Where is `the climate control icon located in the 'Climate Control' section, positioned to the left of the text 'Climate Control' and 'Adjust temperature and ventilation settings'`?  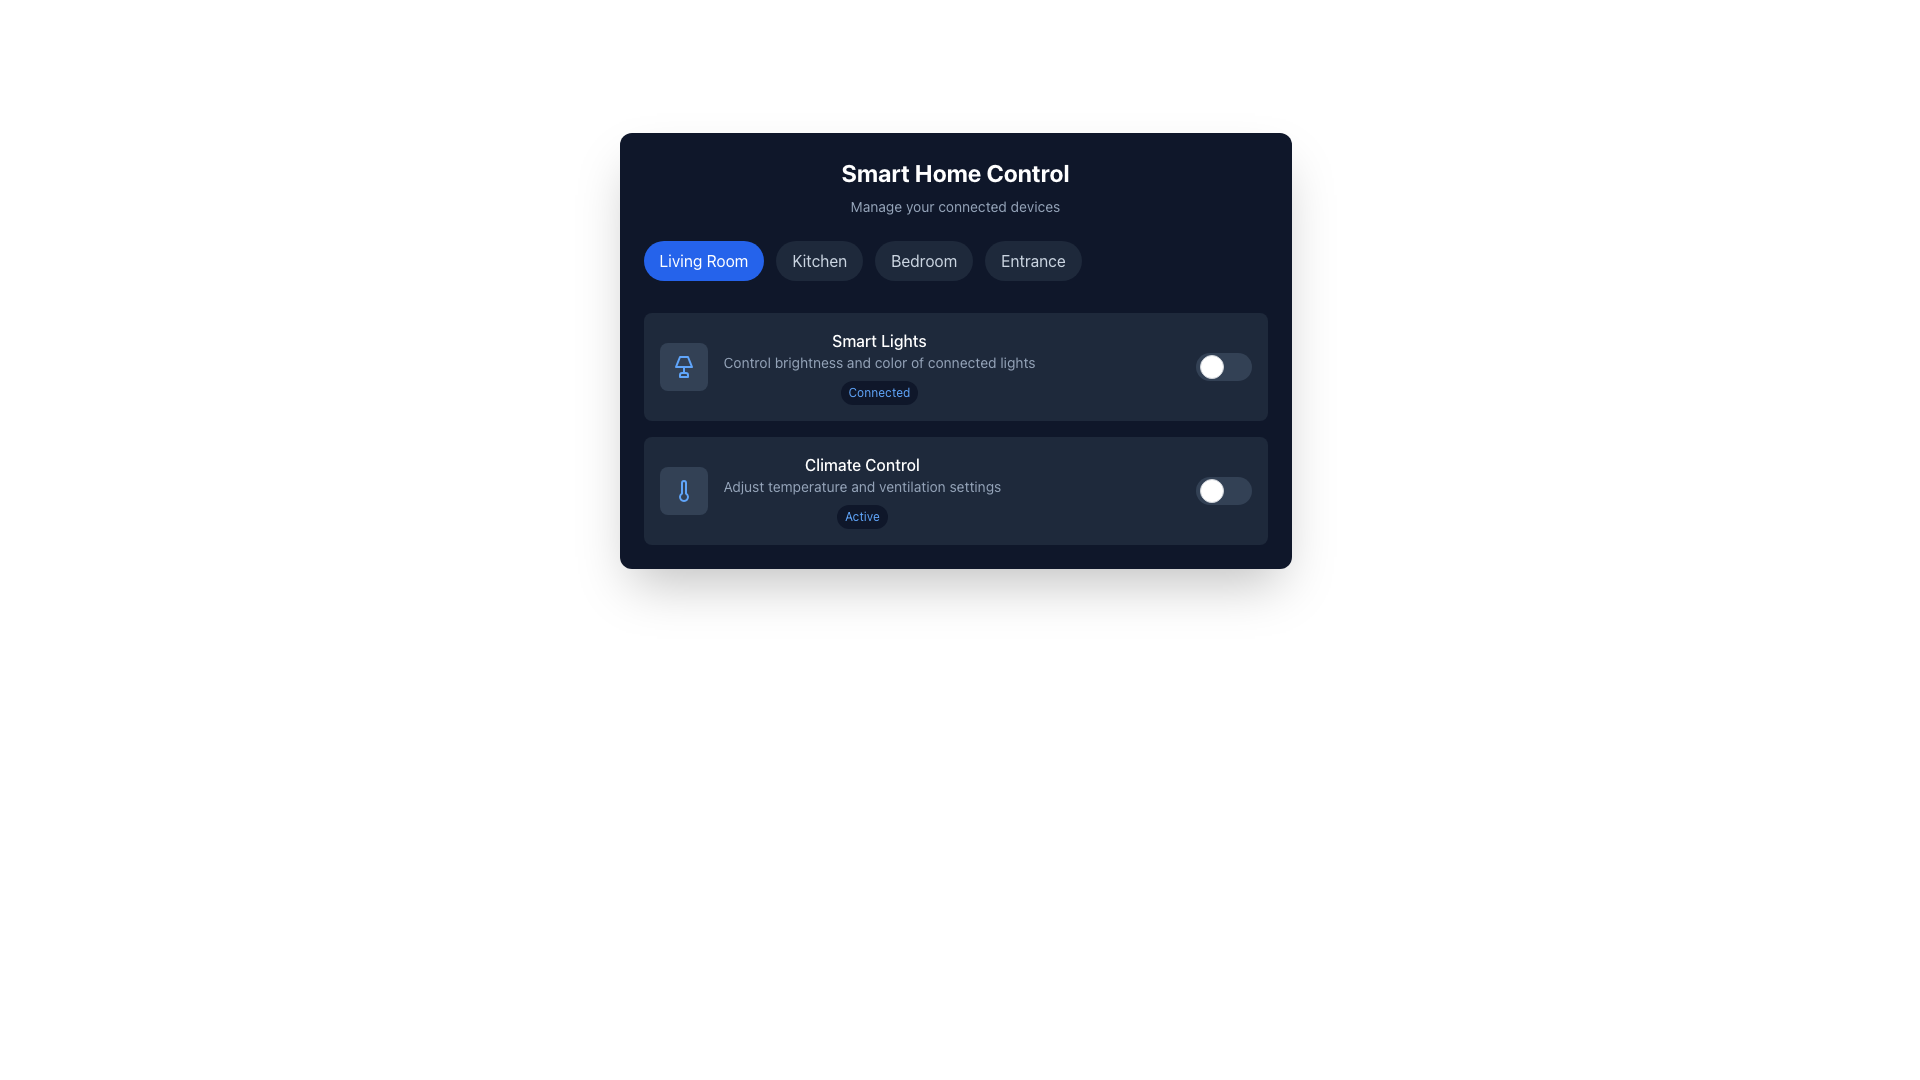
the climate control icon located in the 'Climate Control' section, positioned to the left of the text 'Climate Control' and 'Adjust temperature and ventilation settings' is located at coordinates (683, 490).